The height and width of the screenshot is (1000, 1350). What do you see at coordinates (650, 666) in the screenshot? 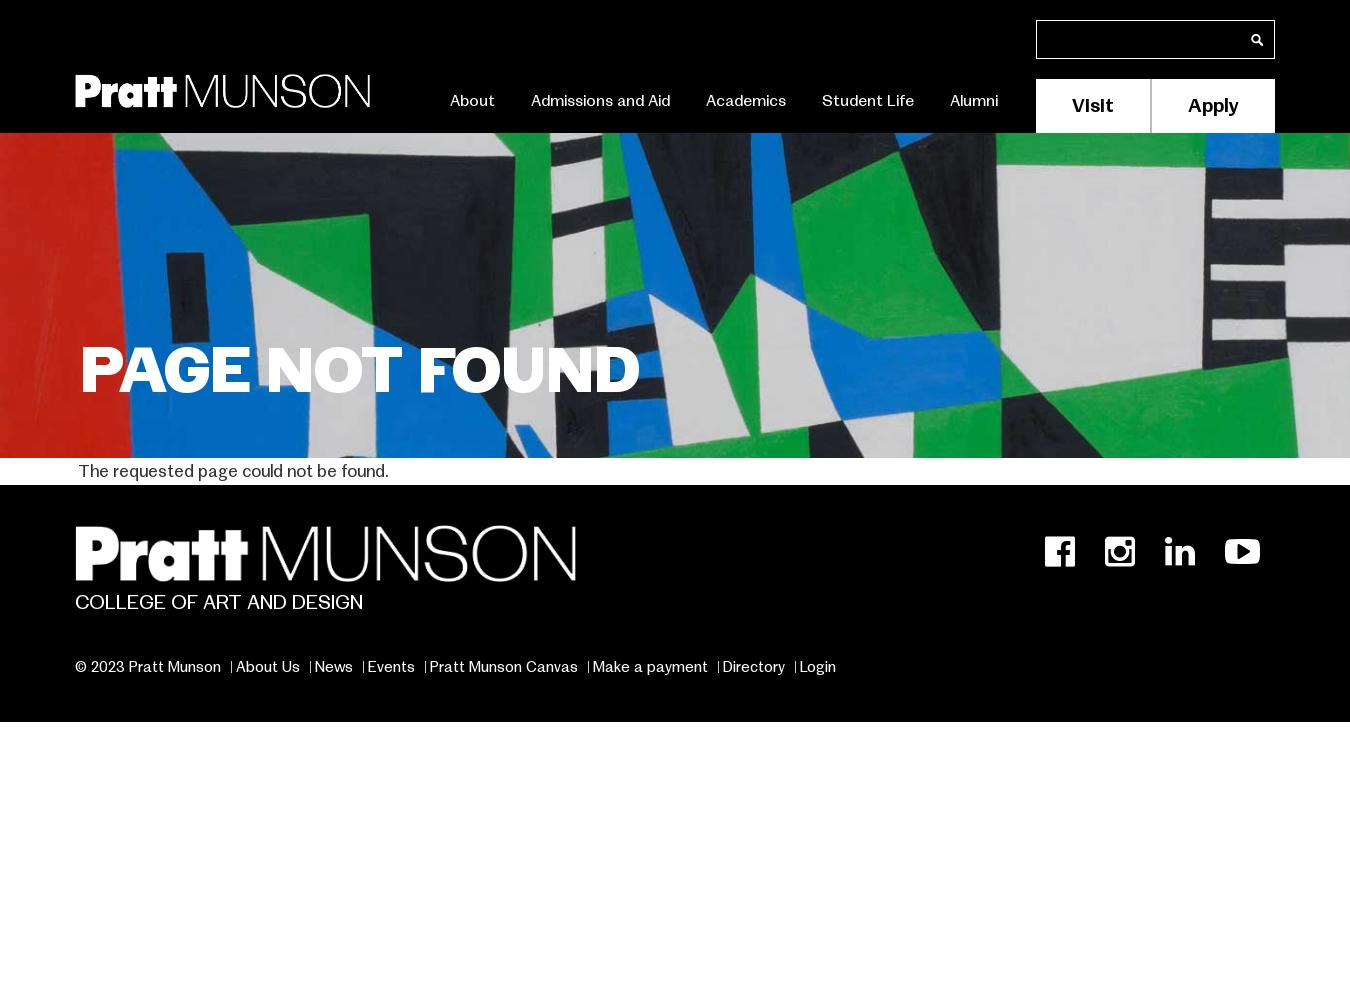
I see `'Make a payment'` at bounding box center [650, 666].